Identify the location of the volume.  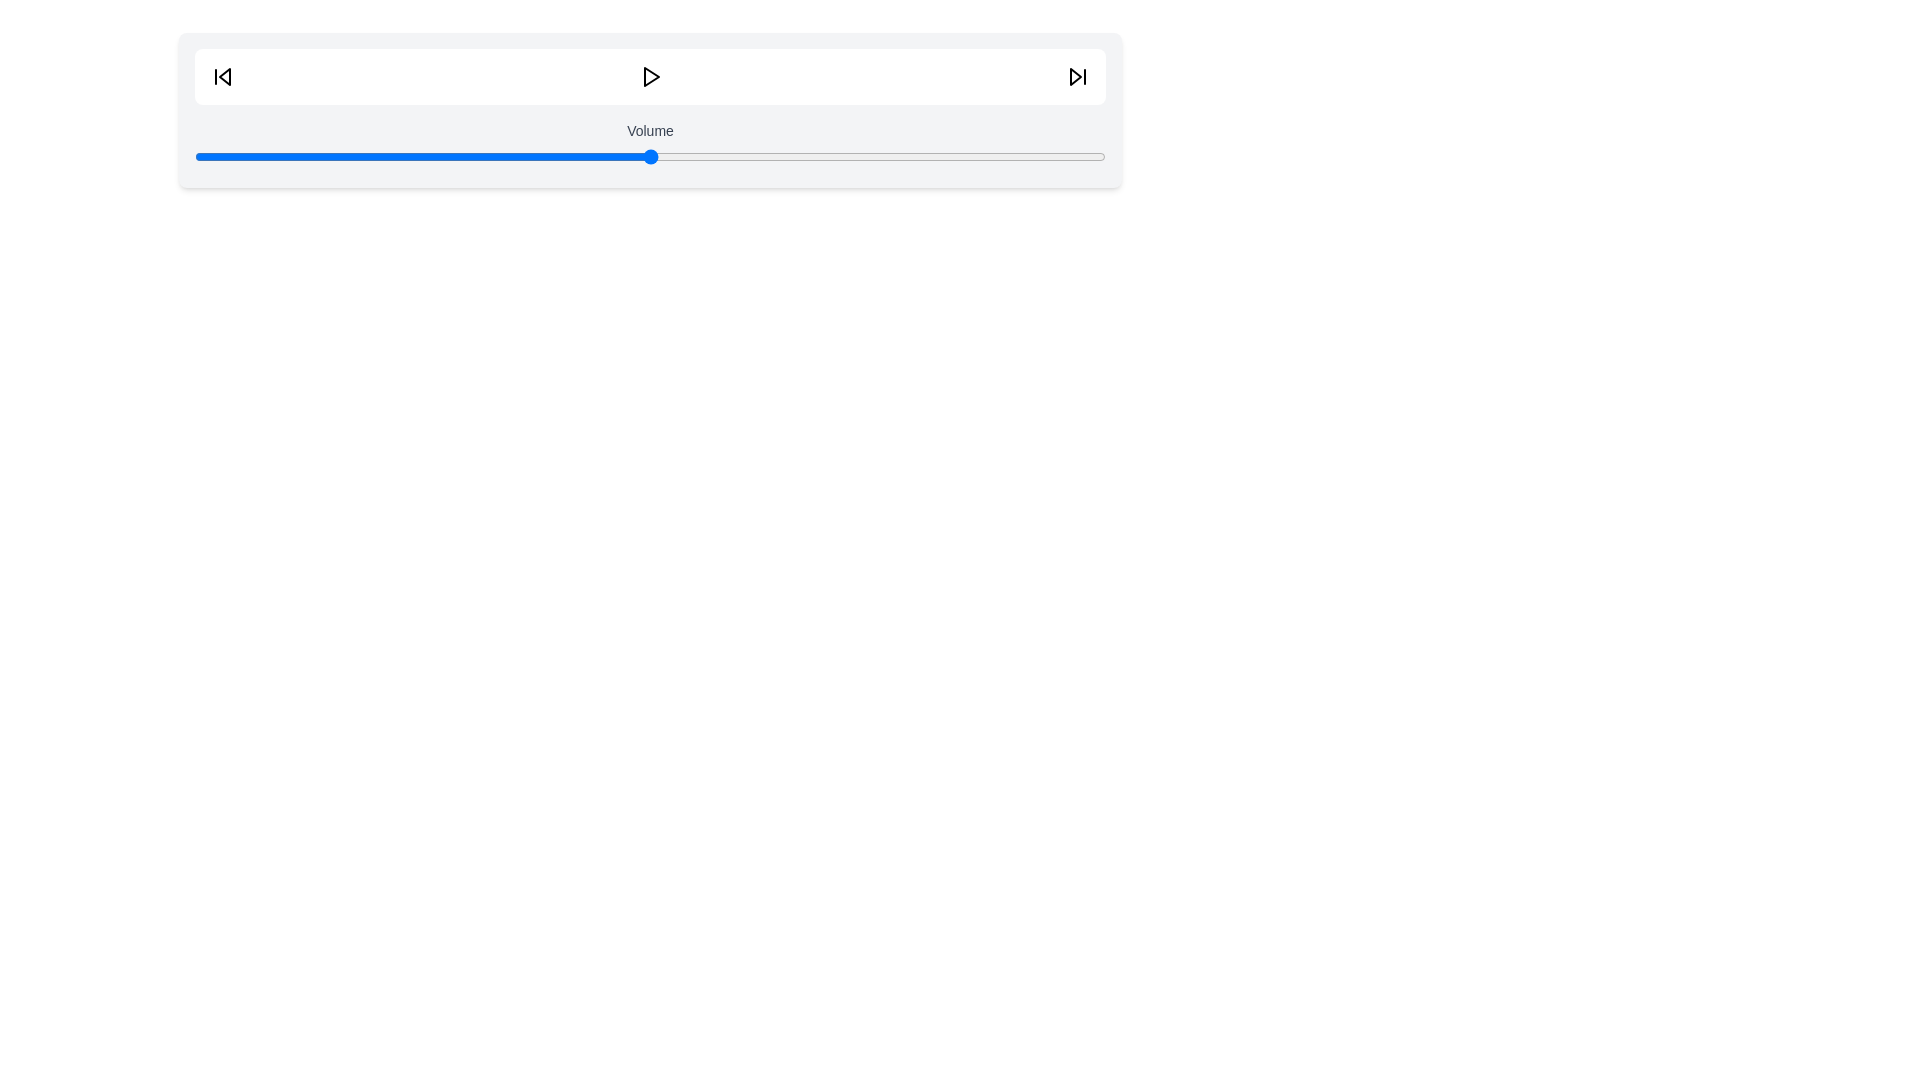
(240, 156).